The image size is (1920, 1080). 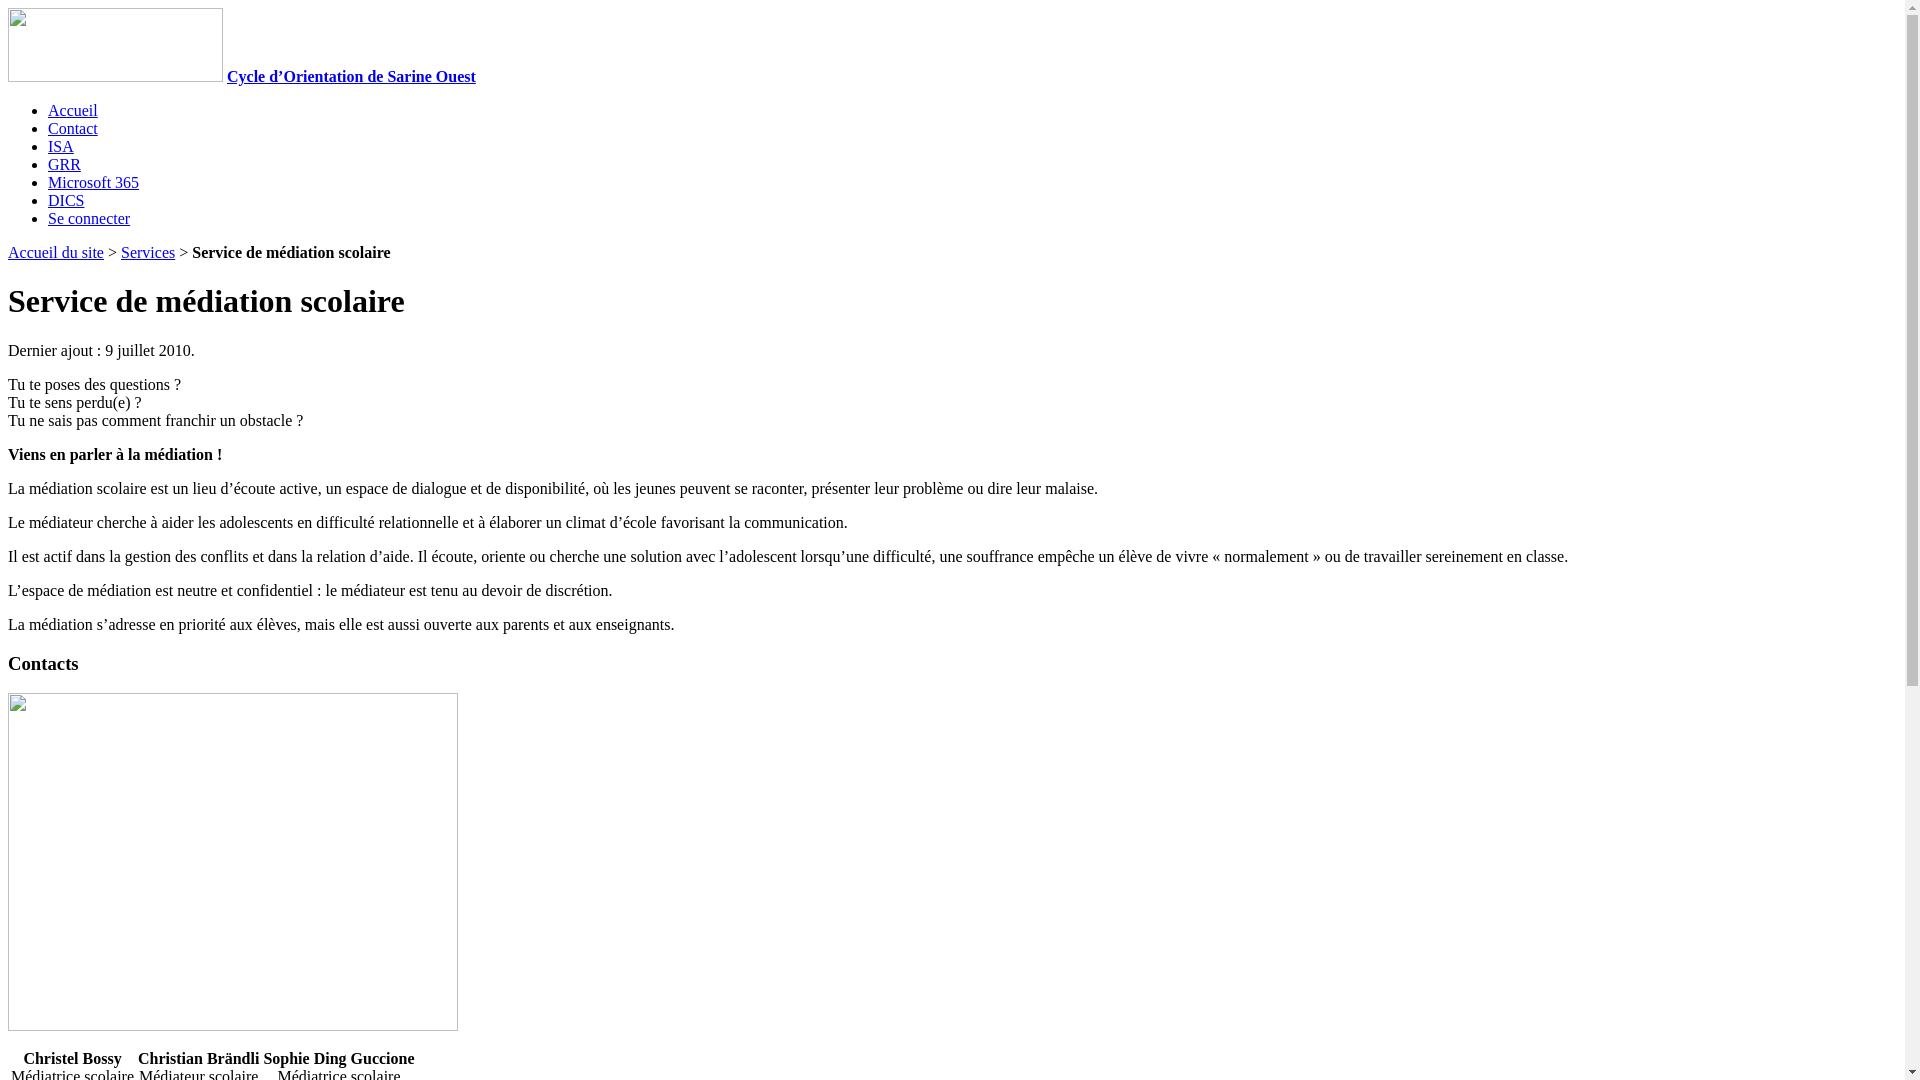 What do you see at coordinates (56, 251) in the screenshot?
I see `'Accueil du site'` at bounding box center [56, 251].